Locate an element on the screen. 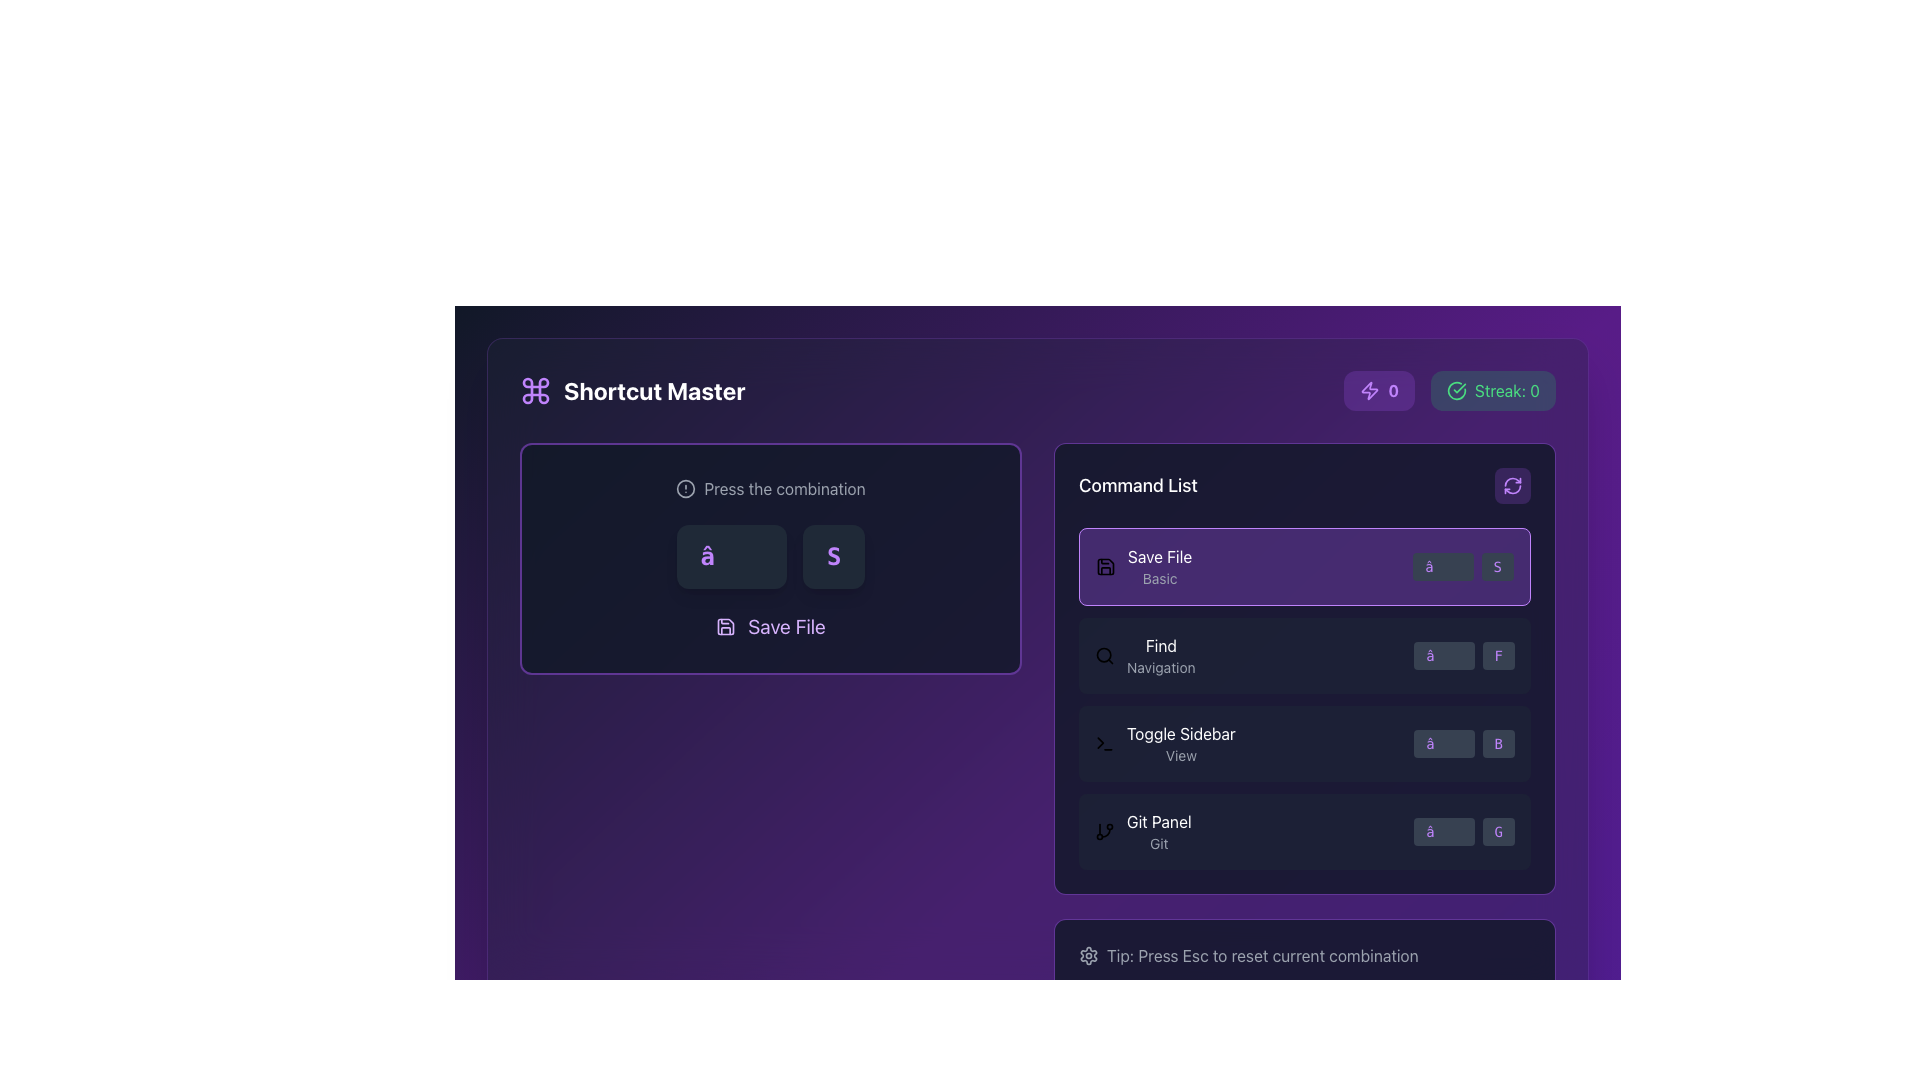  the 'Git Panel' icon located to the left of the 'Git Panel' label in the 'Command List' section is located at coordinates (1103, 832).